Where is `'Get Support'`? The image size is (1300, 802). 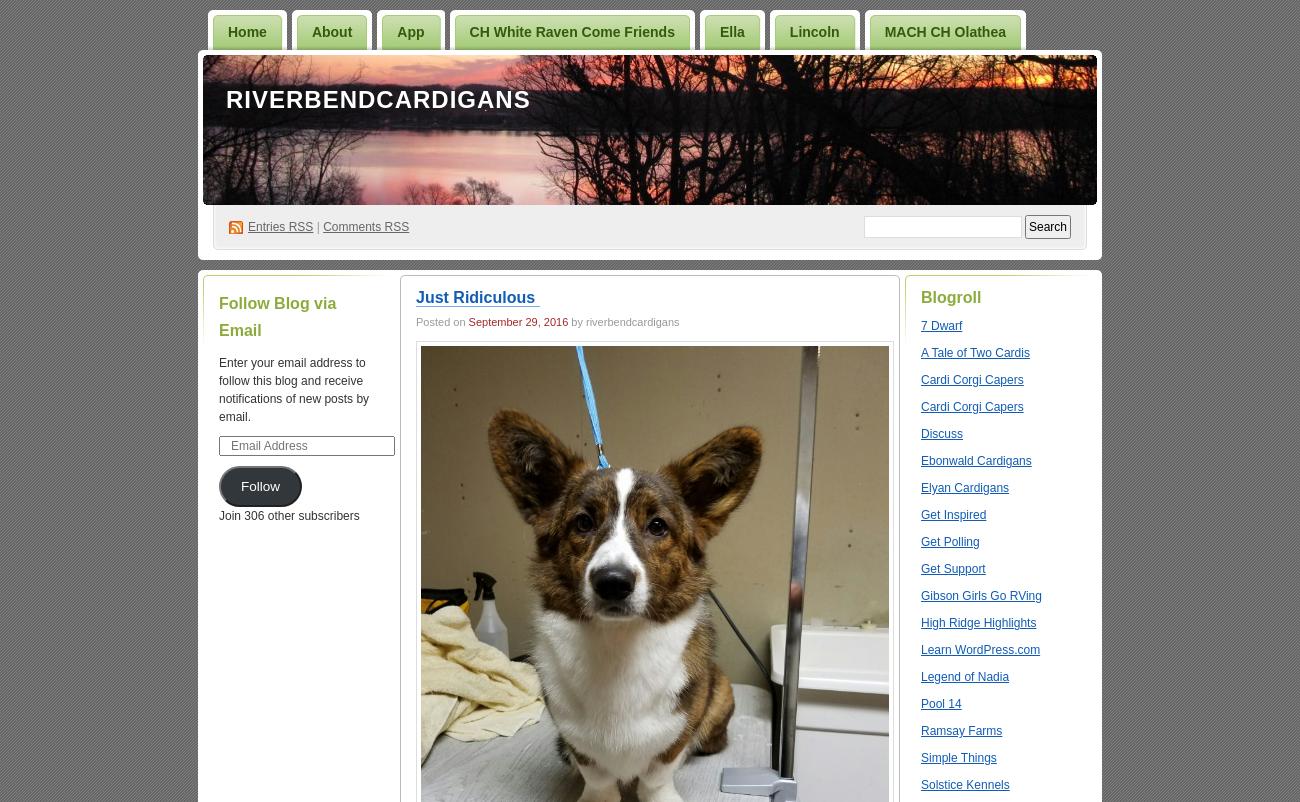 'Get Support' is located at coordinates (953, 569).